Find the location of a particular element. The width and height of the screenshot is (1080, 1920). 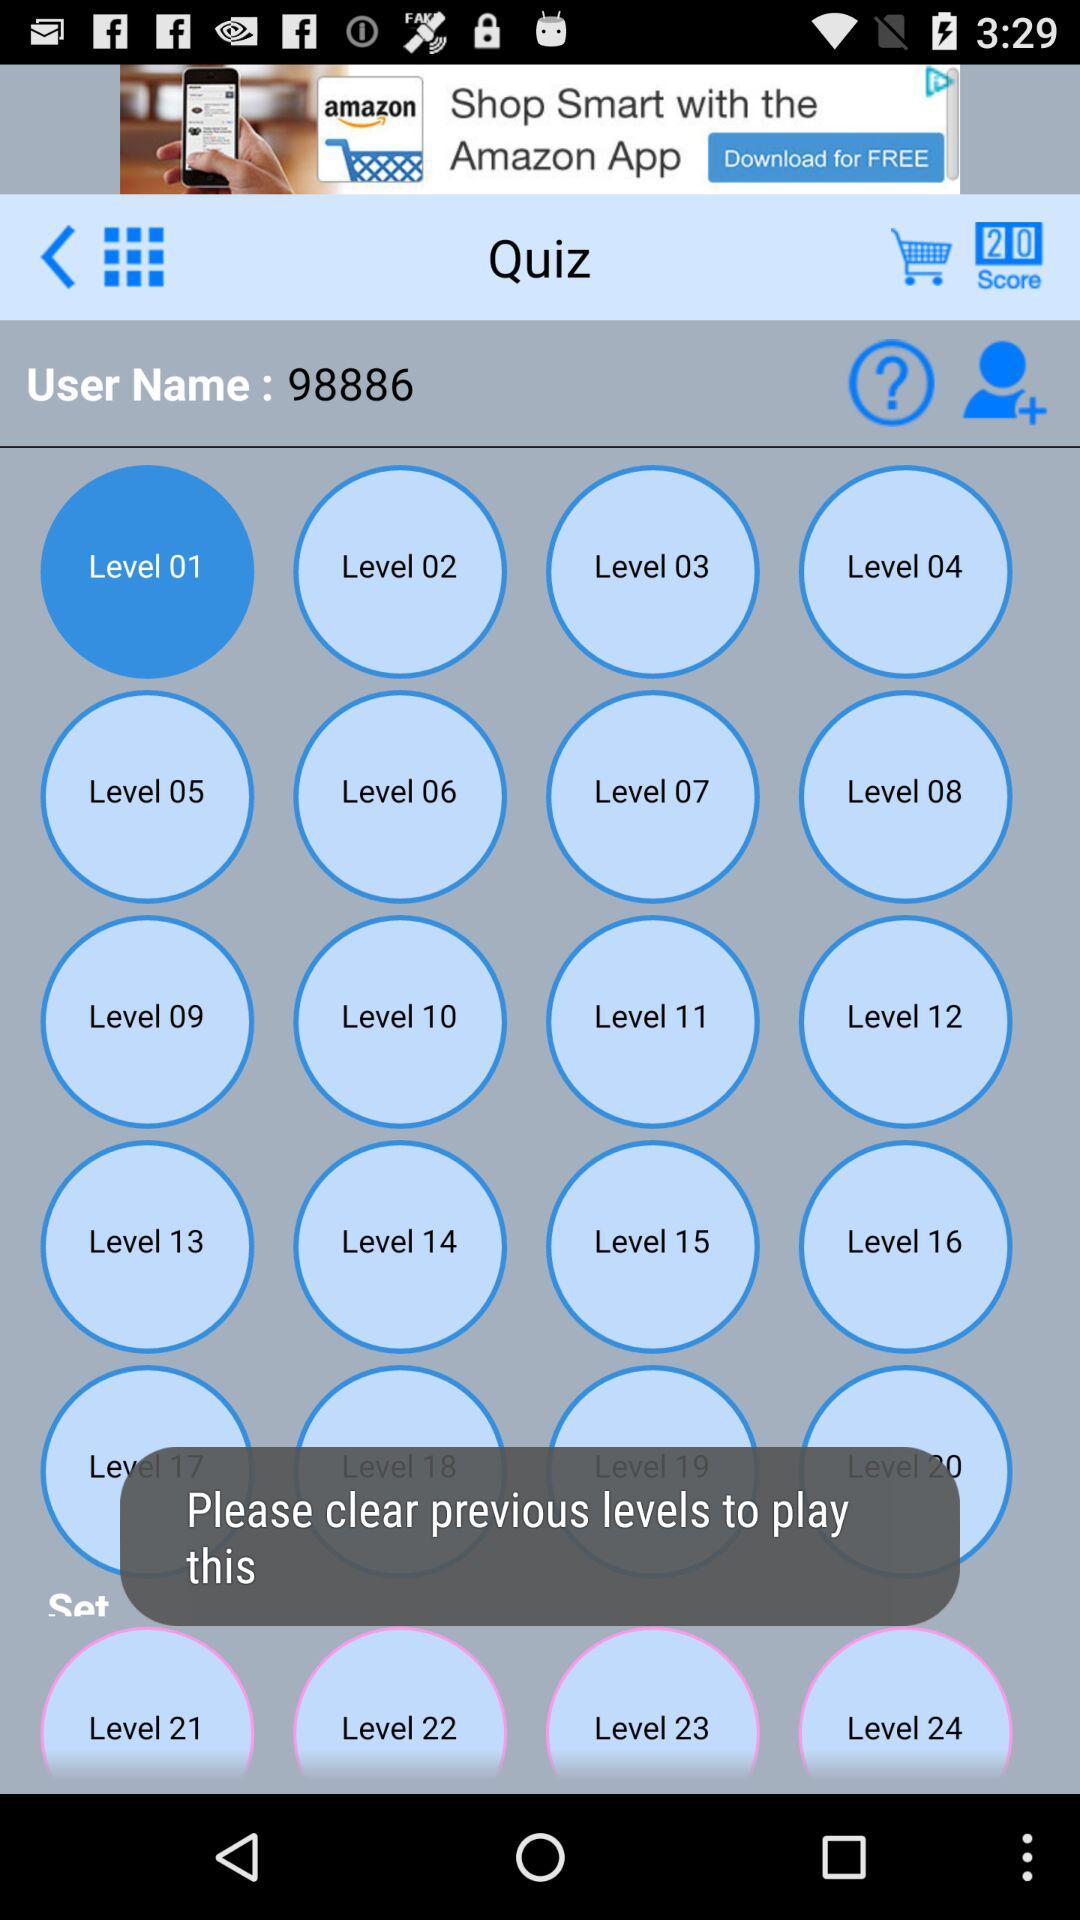

open settings is located at coordinates (133, 255).